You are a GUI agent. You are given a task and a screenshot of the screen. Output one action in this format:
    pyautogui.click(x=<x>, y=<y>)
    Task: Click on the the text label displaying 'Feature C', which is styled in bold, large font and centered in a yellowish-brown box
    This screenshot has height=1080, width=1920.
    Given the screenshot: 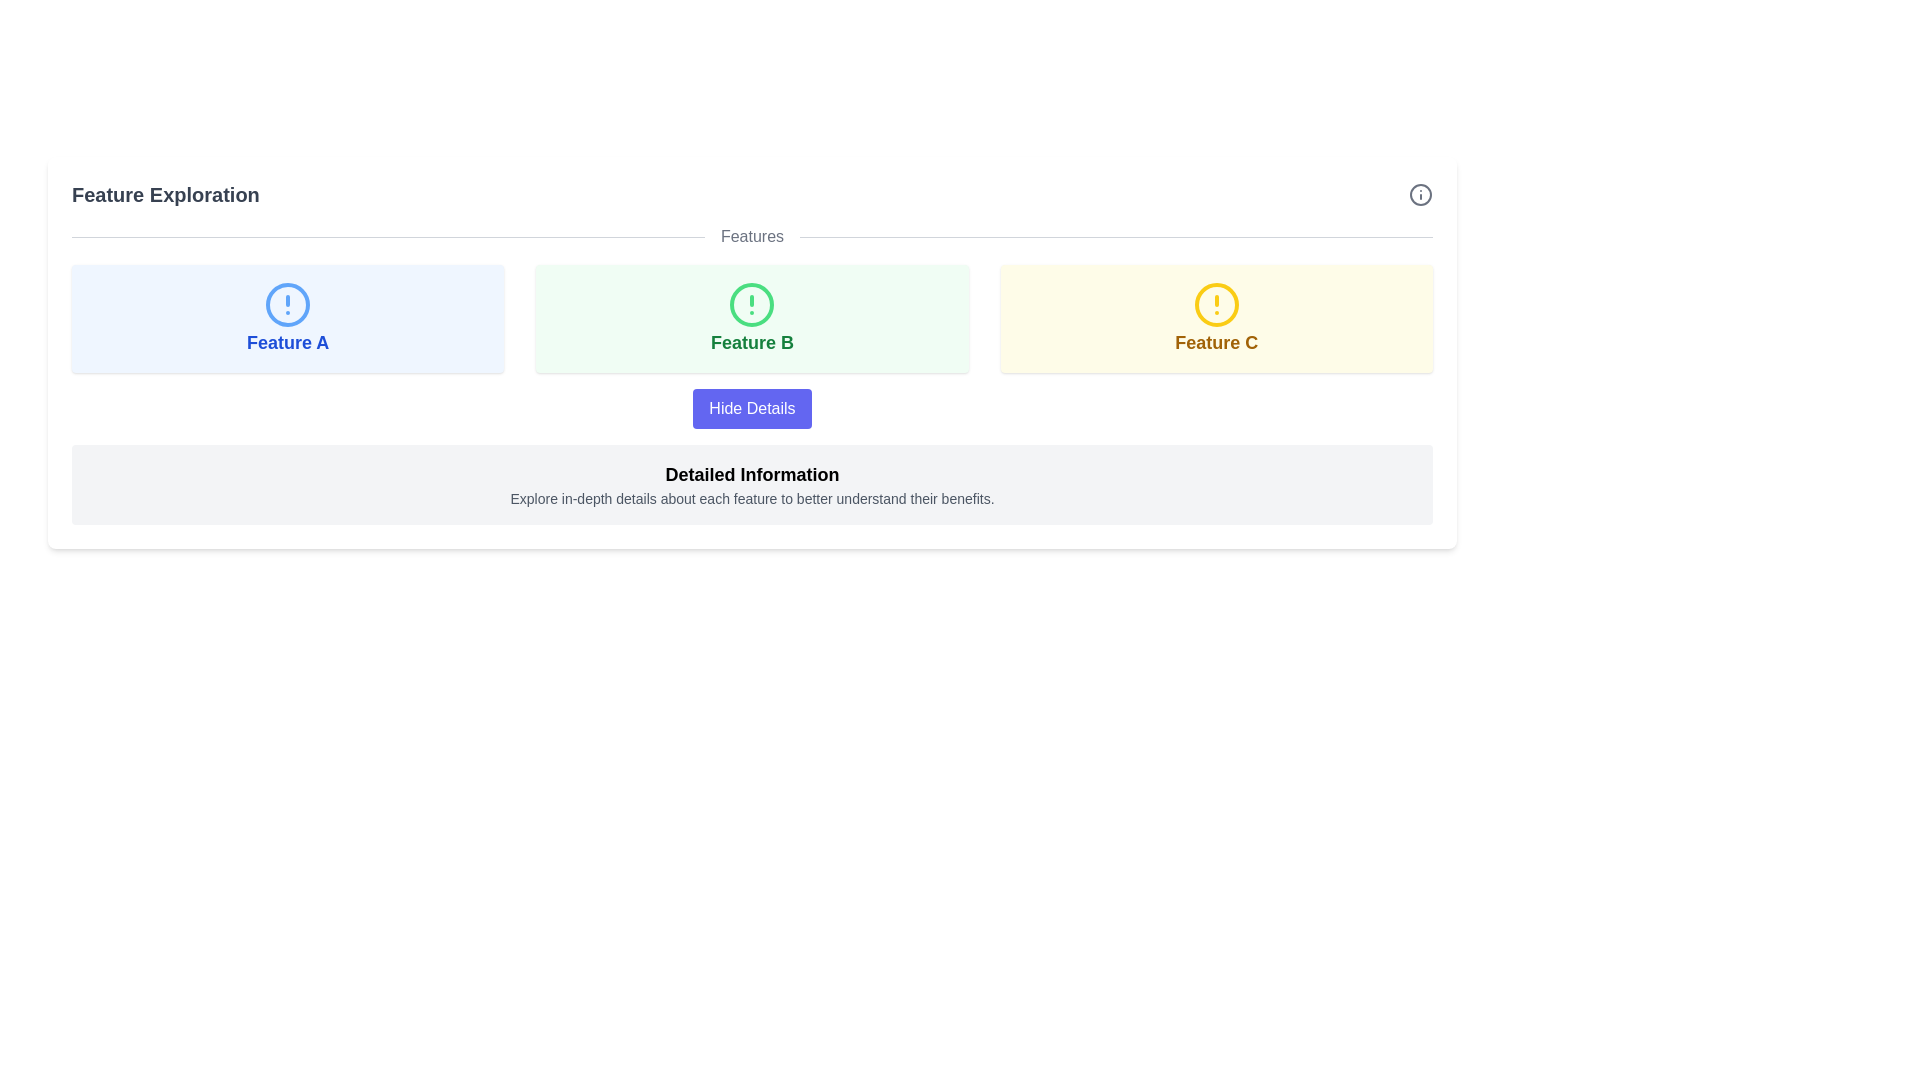 What is the action you would take?
    pyautogui.click(x=1215, y=342)
    